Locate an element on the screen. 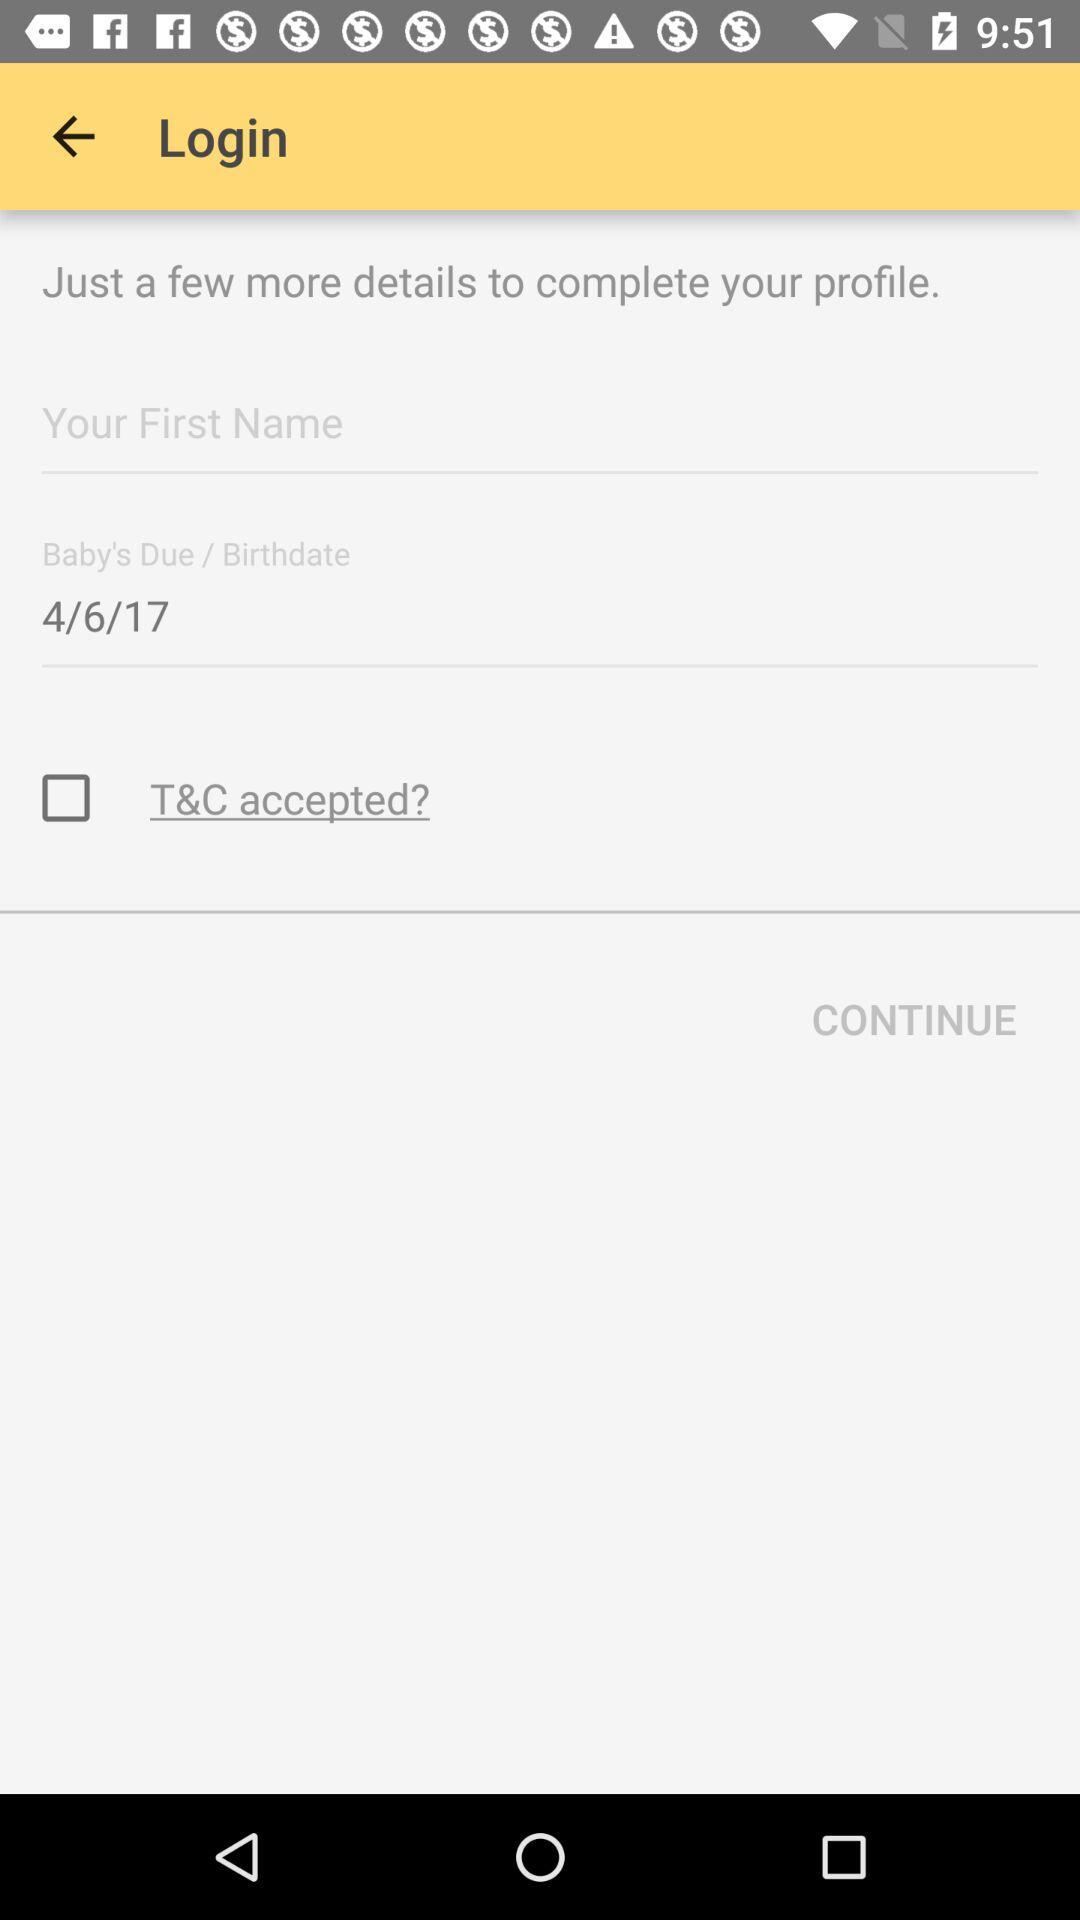 This screenshot has width=1080, height=1920. the icon below the 4/6/17 item is located at coordinates (289, 796).